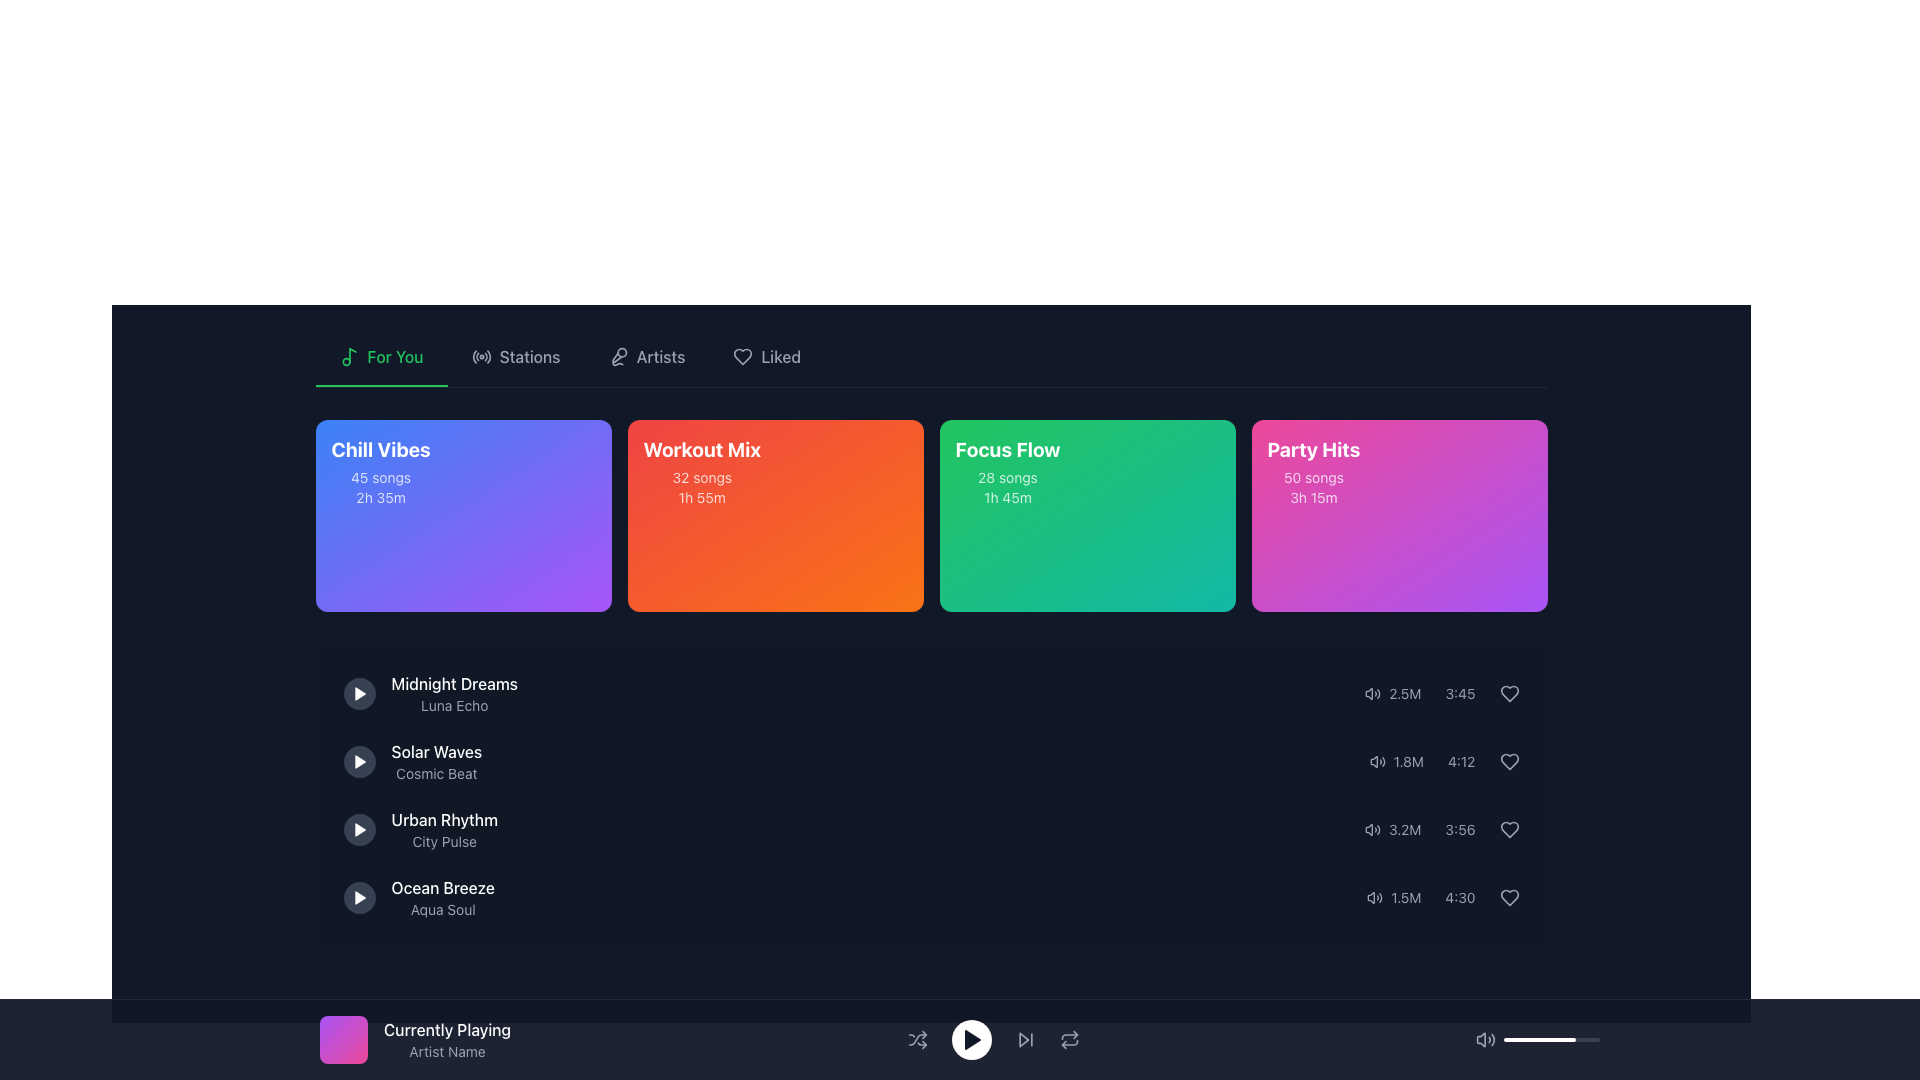 The width and height of the screenshot is (1920, 1080). What do you see at coordinates (1367, 693) in the screenshot?
I see `the speaker icon representing volume functionality located at the leftmost part of the volume control icon in the song details row` at bounding box center [1367, 693].